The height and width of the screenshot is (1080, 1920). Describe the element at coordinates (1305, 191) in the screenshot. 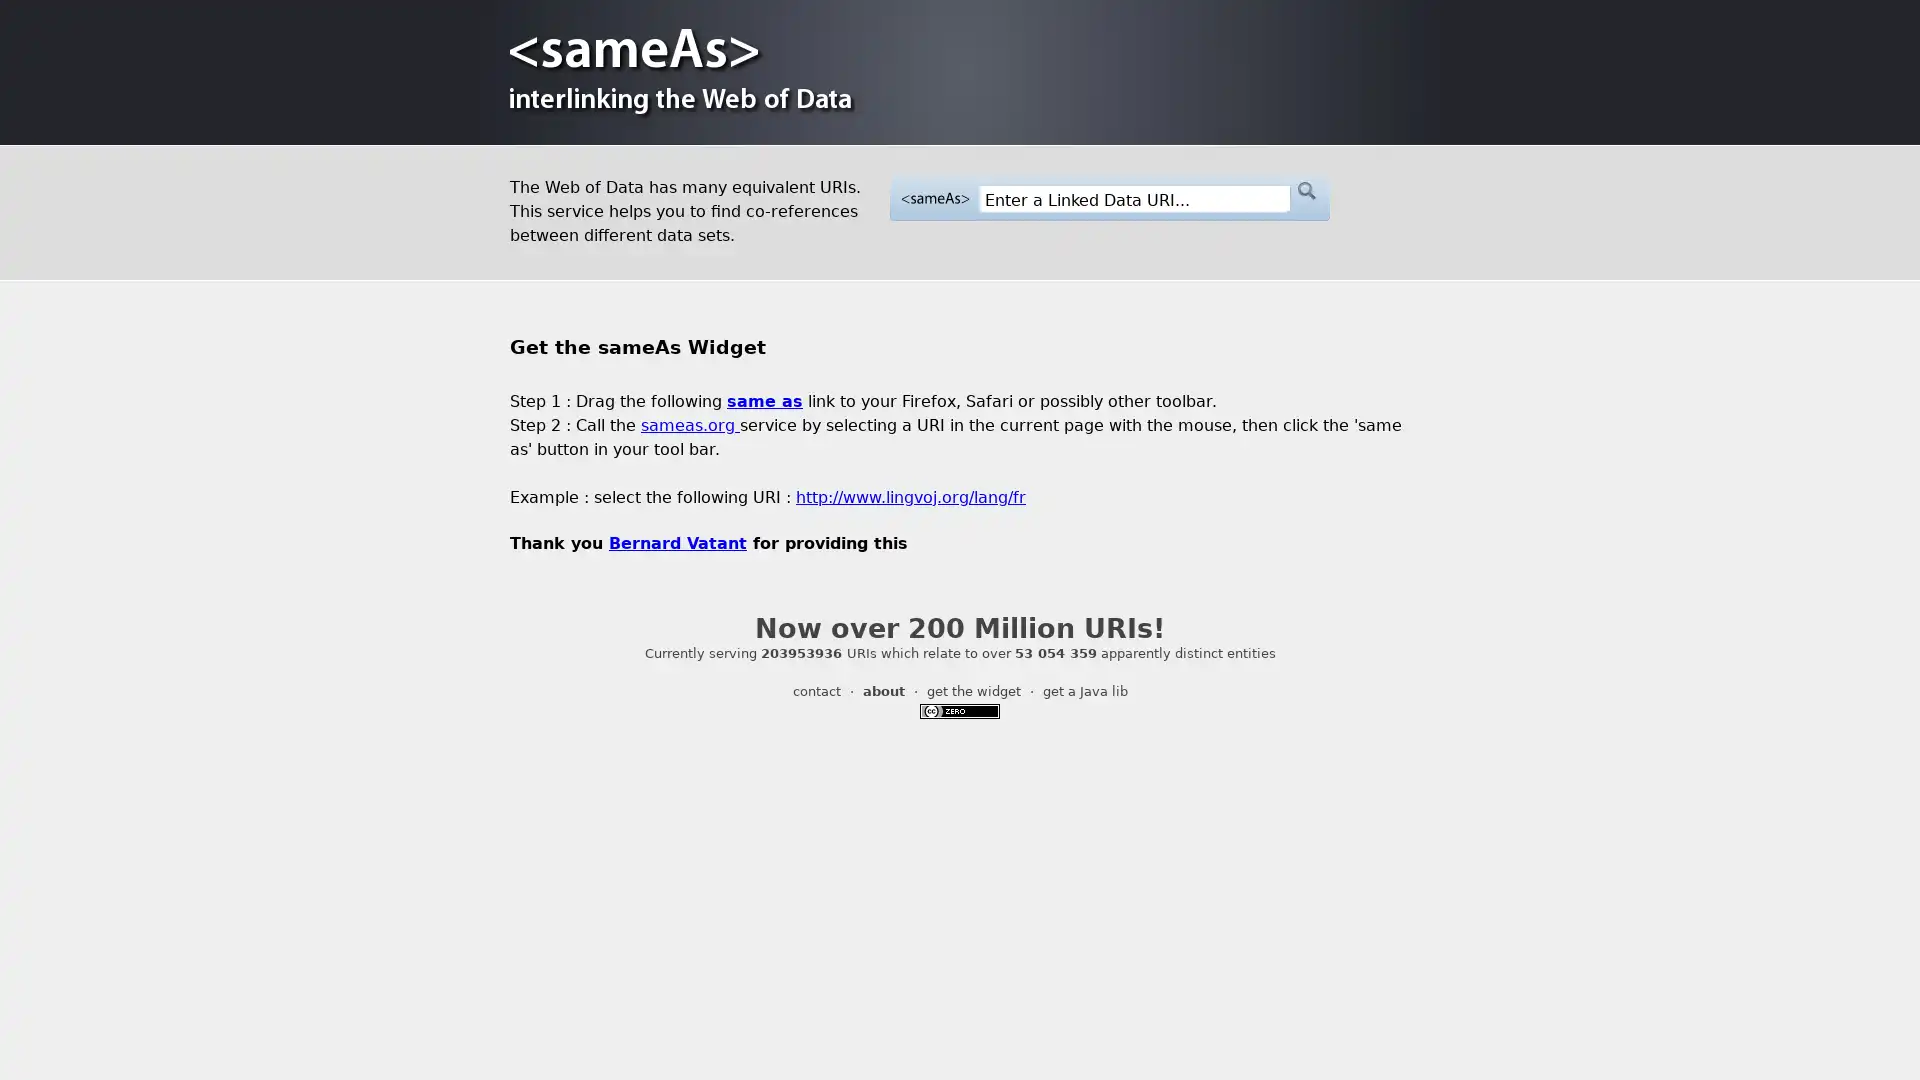

I see `Submit` at that location.